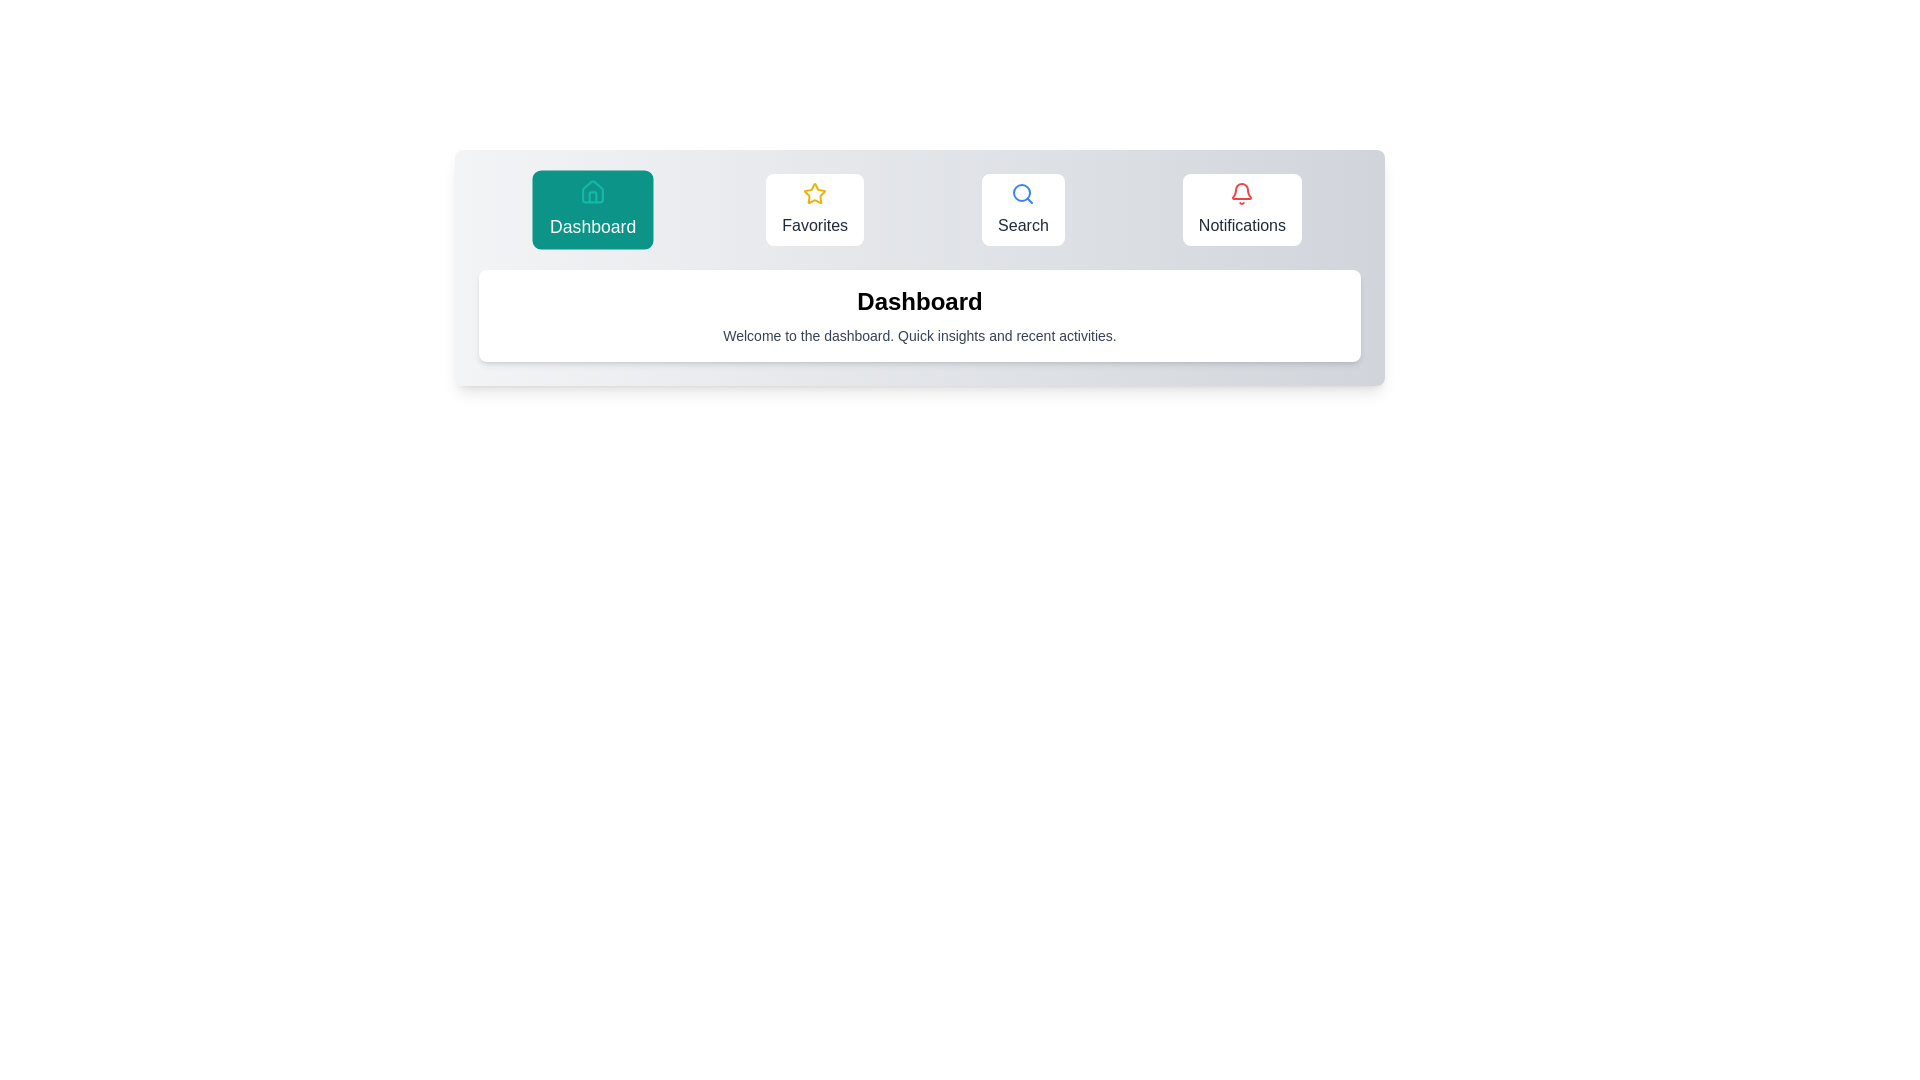 The height and width of the screenshot is (1080, 1920). I want to click on the Dashboard tab by clicking on its button, so click(592, 209).